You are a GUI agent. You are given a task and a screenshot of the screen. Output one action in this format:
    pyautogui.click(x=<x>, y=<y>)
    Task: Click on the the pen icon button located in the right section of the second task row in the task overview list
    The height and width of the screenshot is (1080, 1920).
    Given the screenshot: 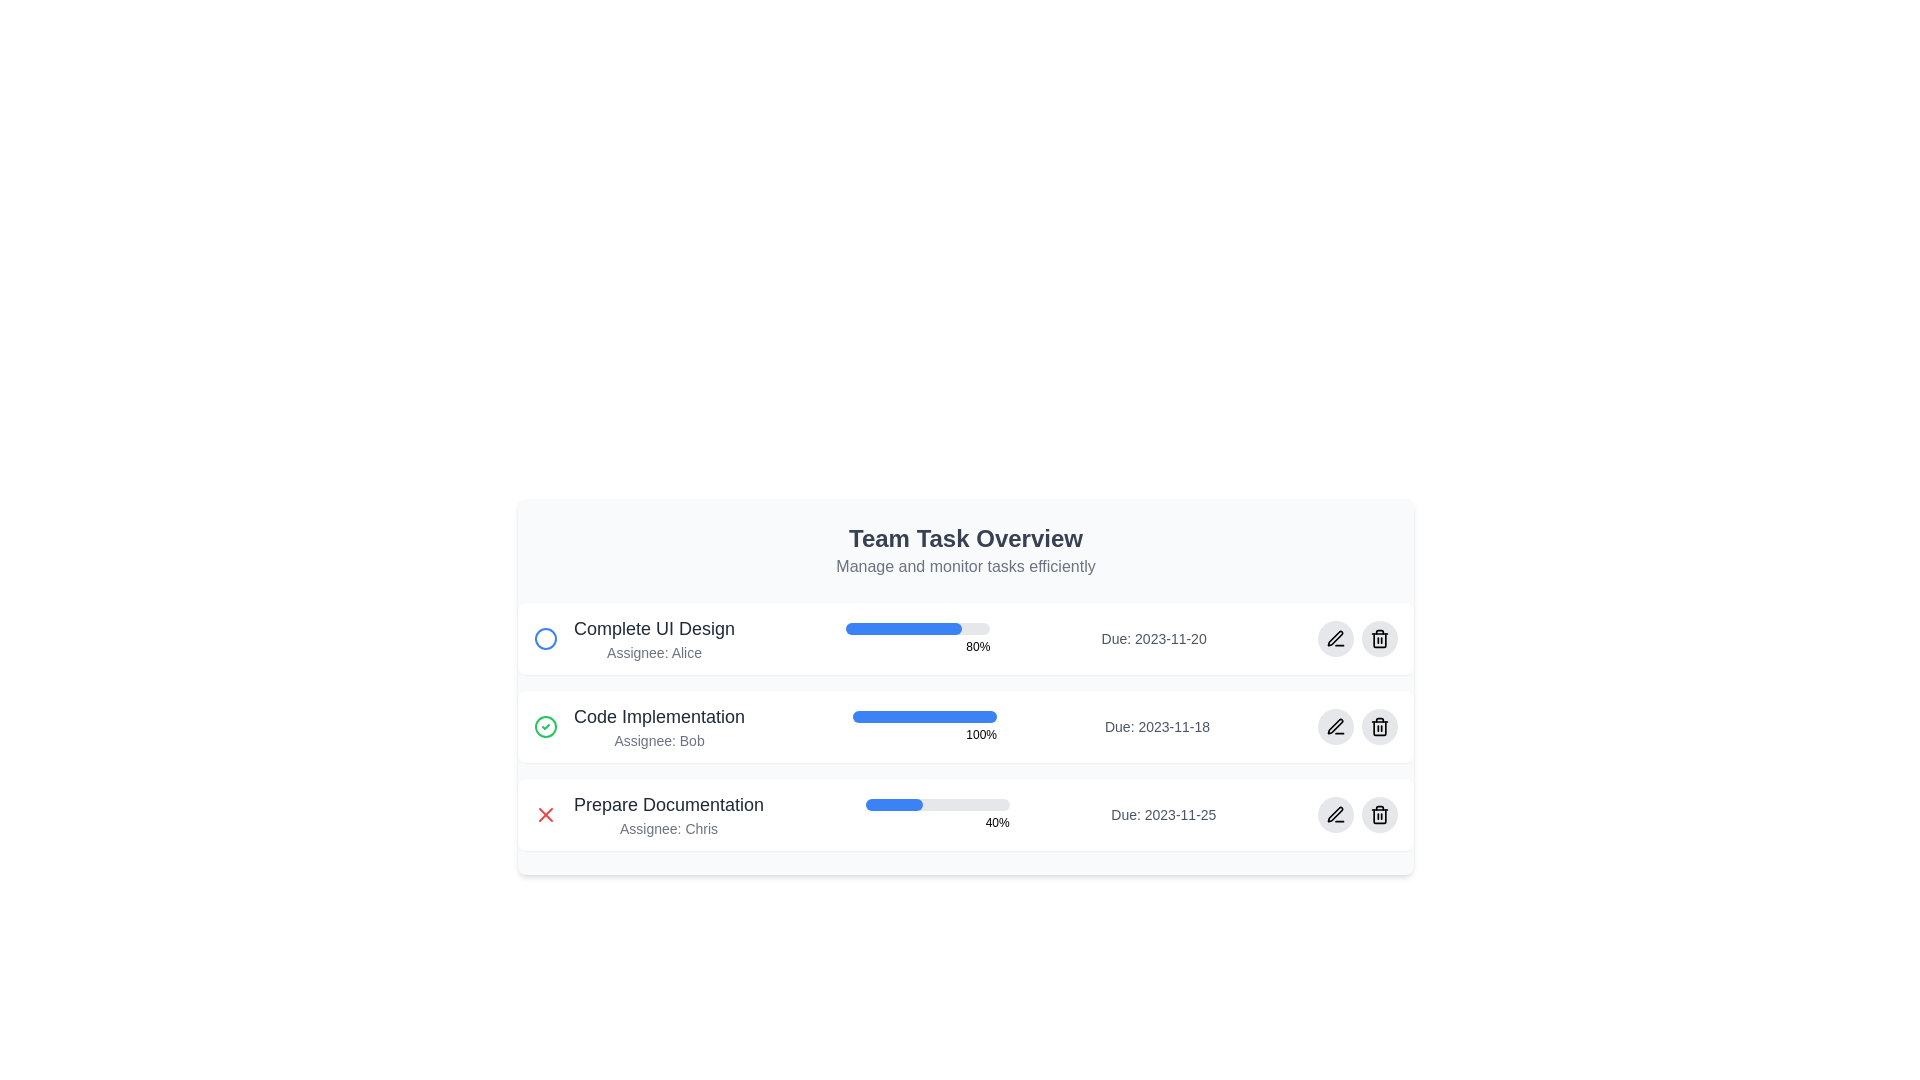 What is the action you would take?
    pyautogui.click(x=1335, y=726)
    